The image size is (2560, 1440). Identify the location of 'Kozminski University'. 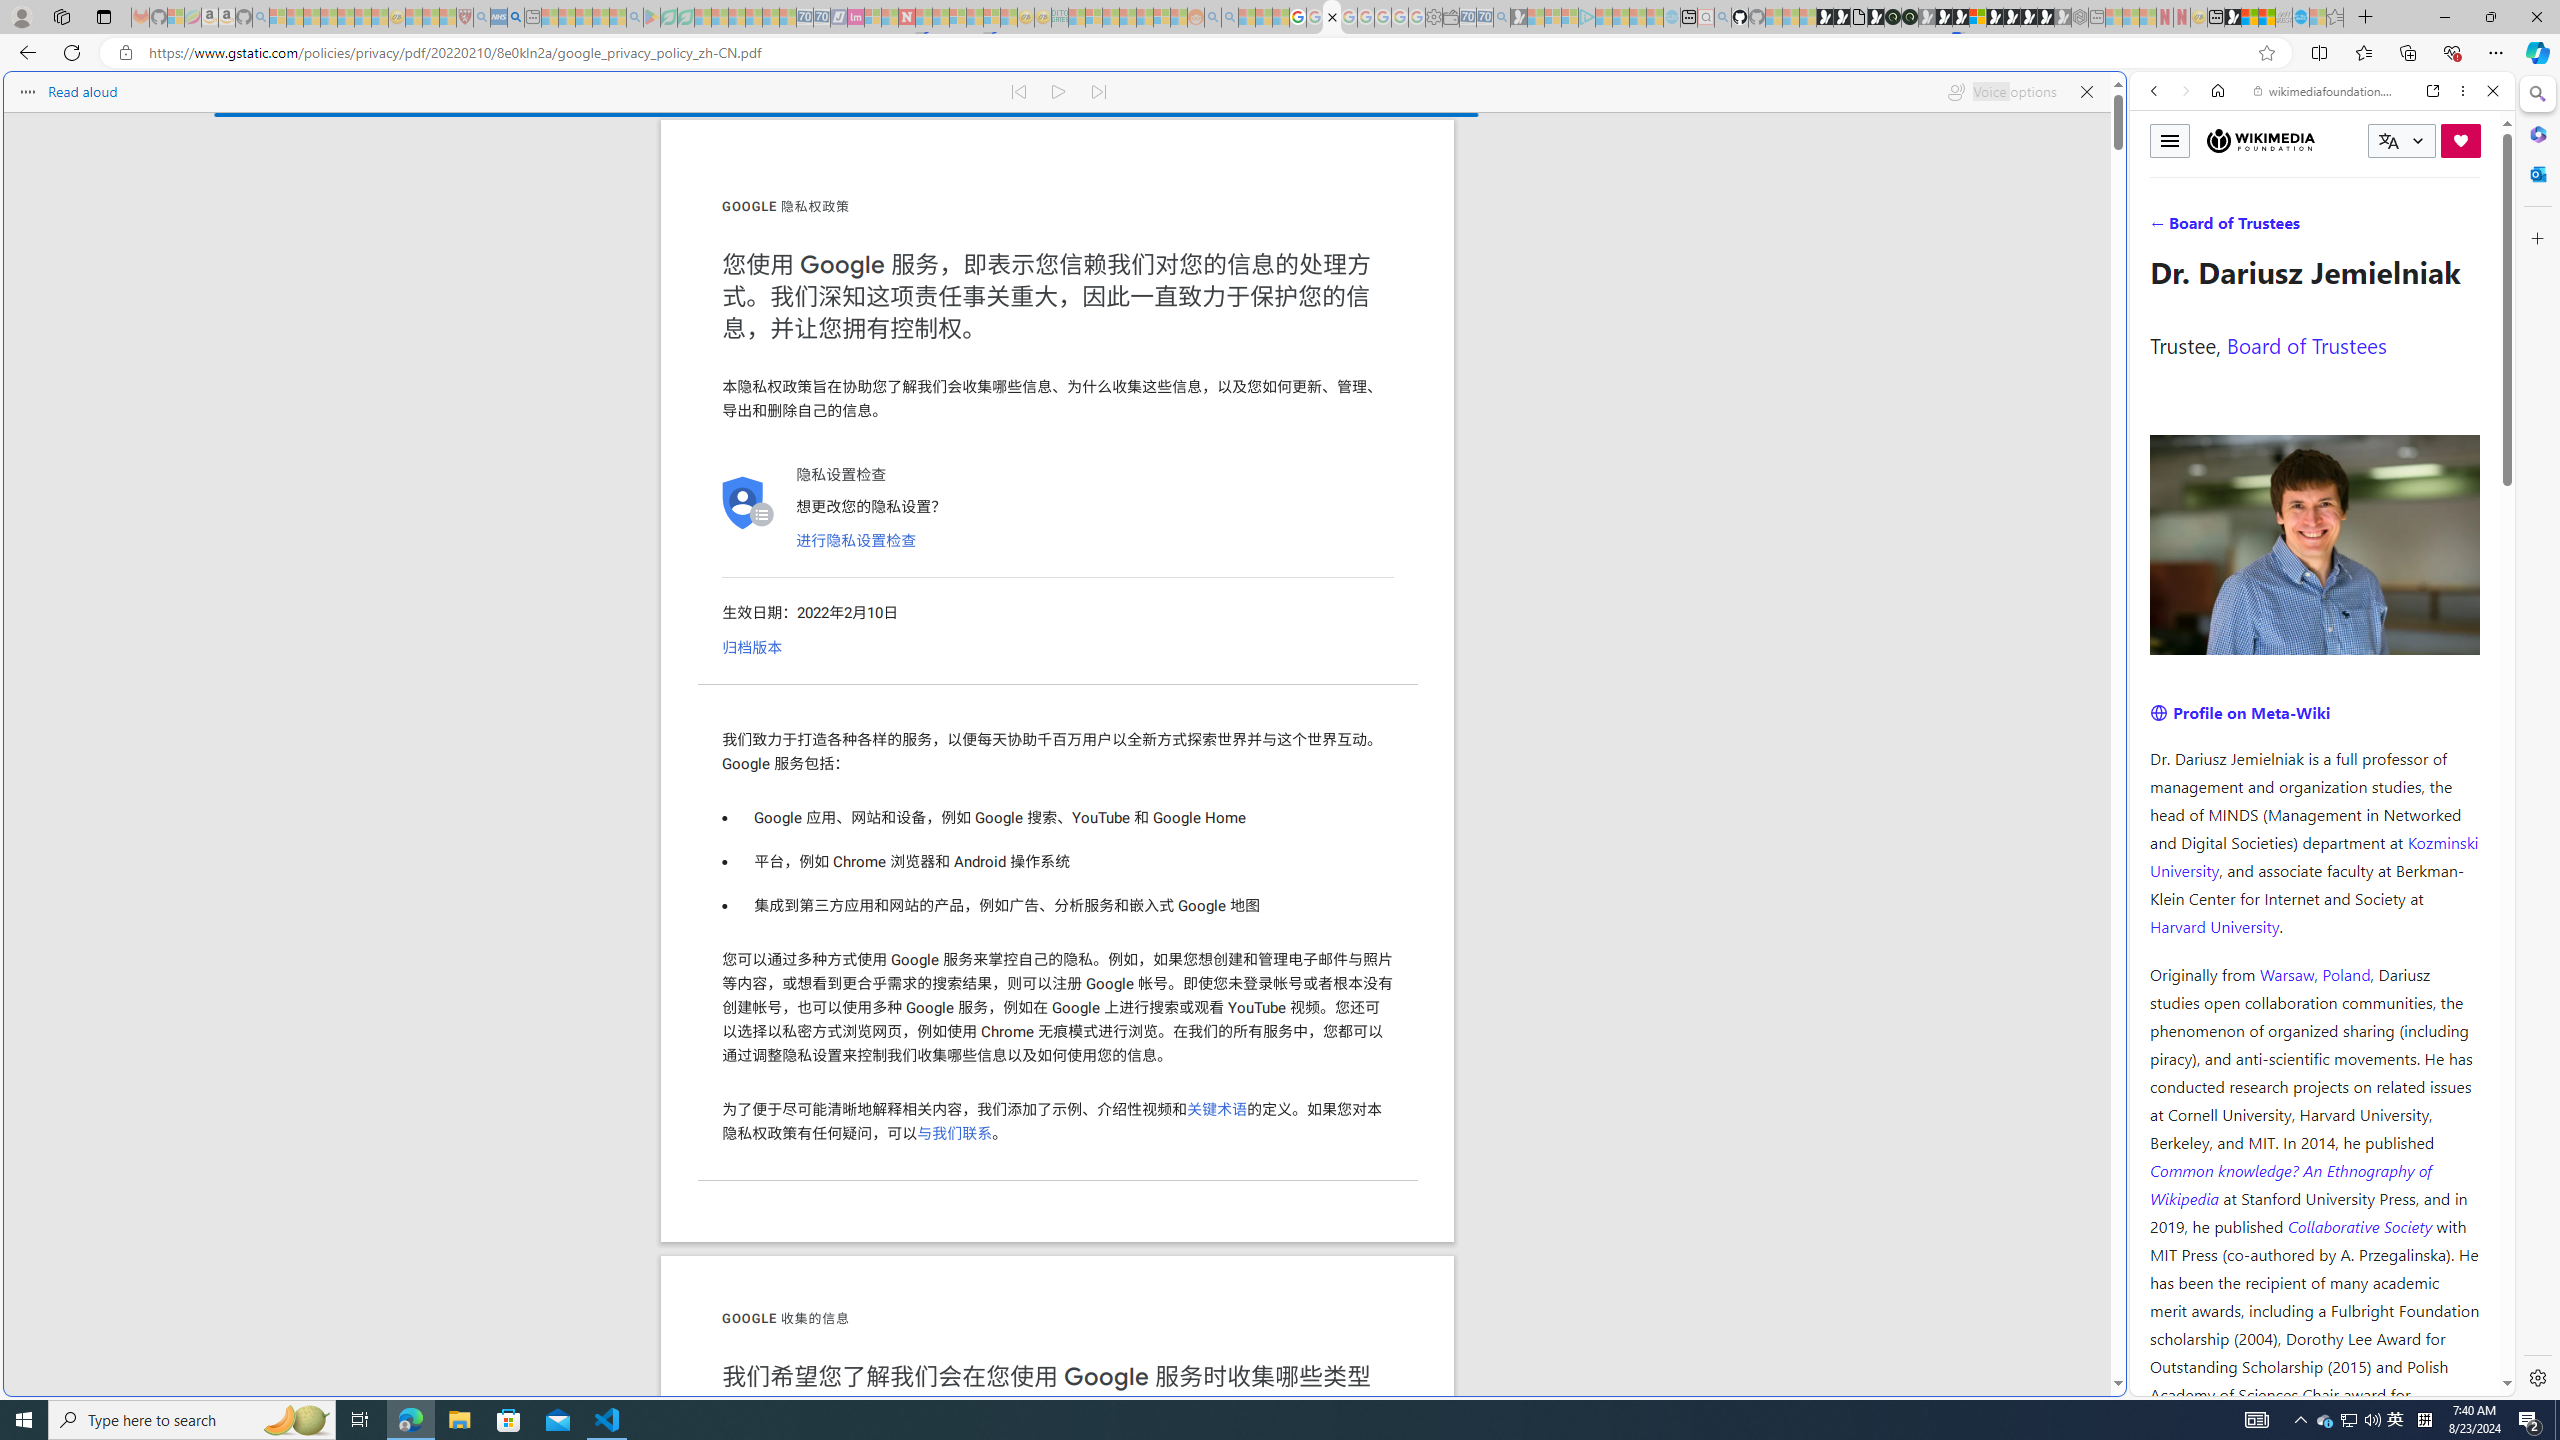
(2314, 854).